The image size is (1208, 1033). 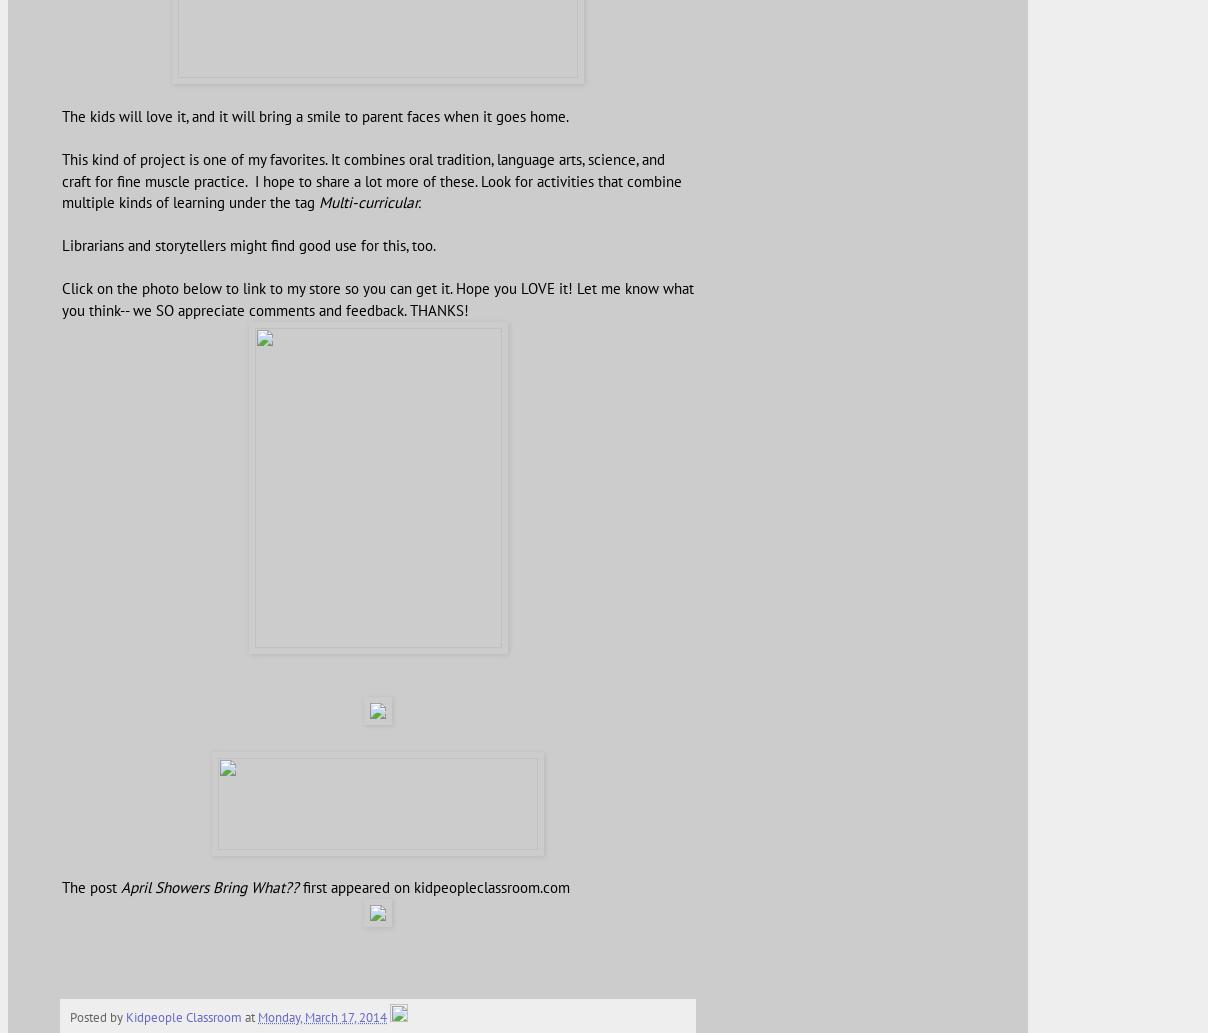 I want to click on 'Multi-curricular.', so click(x=318, y=200).